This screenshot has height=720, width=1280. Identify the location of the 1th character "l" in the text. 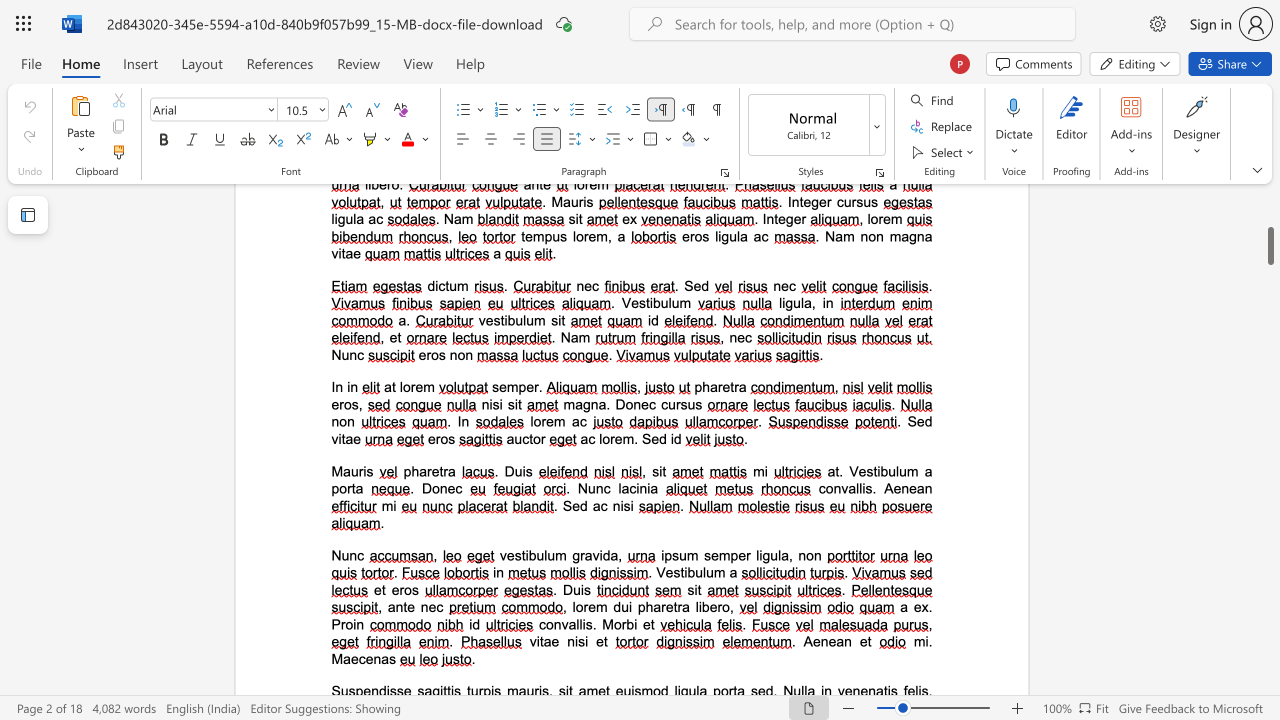
(545, 555).